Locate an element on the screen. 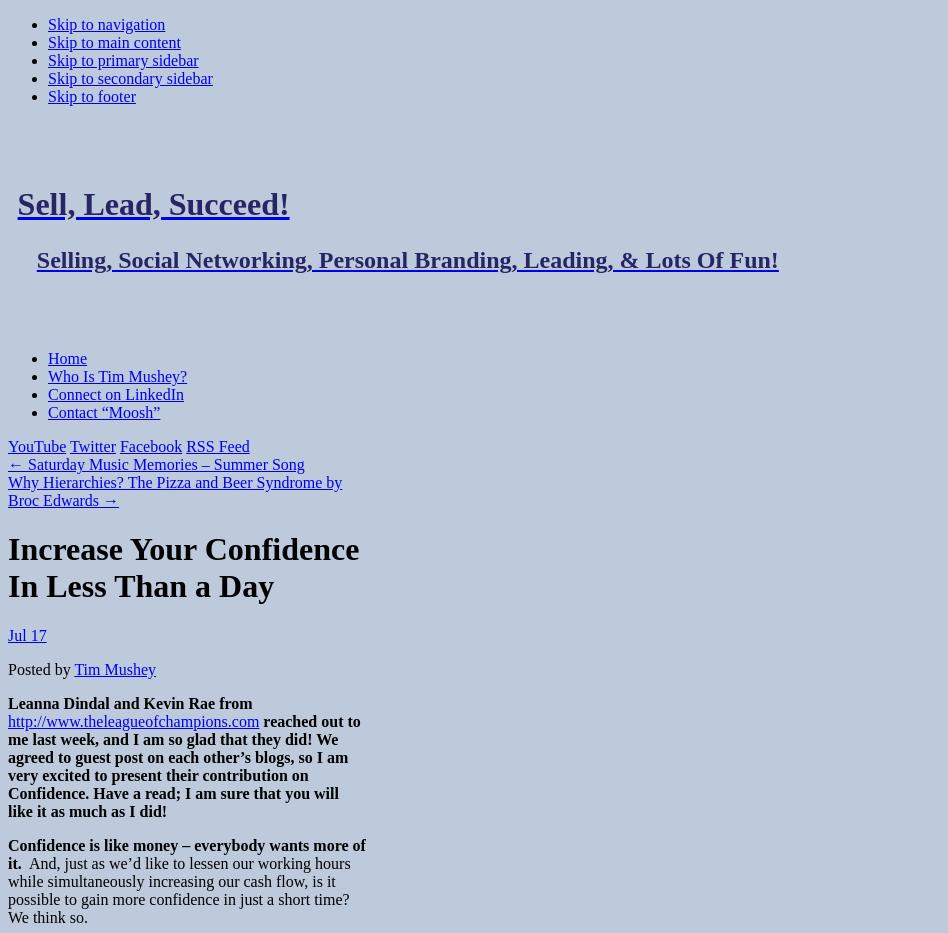 Image resolution: width=948 pixels, height=933 pixels. 'Leanna Dindal and Kevin Rae from' is located at coordinates (7, 702).